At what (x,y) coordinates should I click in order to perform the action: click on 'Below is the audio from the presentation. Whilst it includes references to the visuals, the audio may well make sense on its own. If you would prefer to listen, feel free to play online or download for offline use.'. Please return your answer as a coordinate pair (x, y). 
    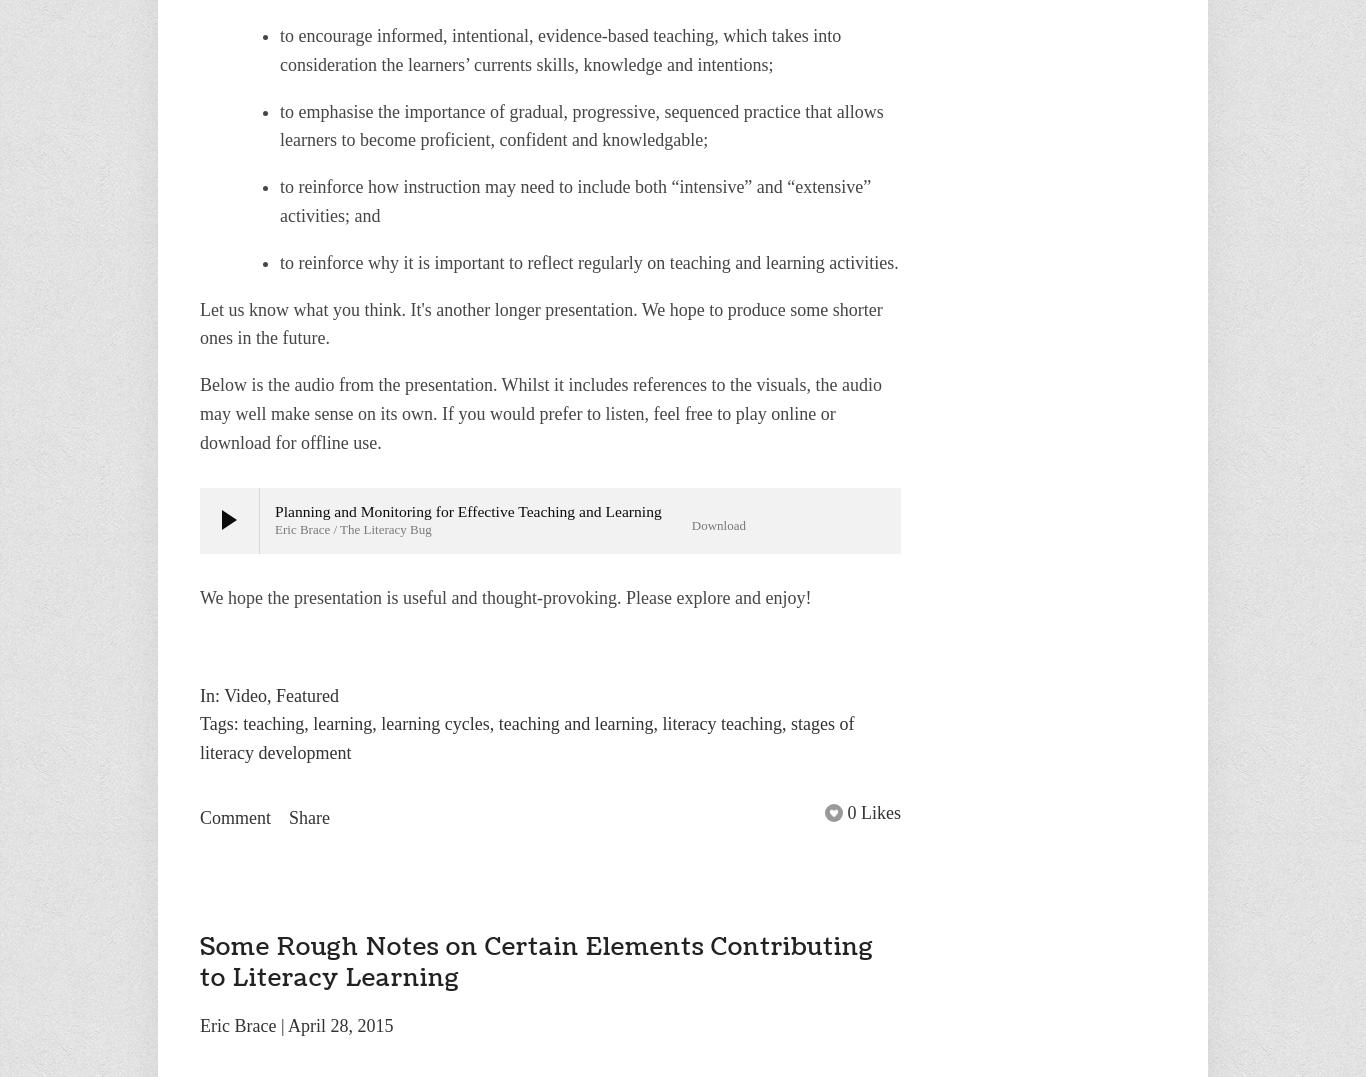
    Looking at the image, I should click on (540, 413).